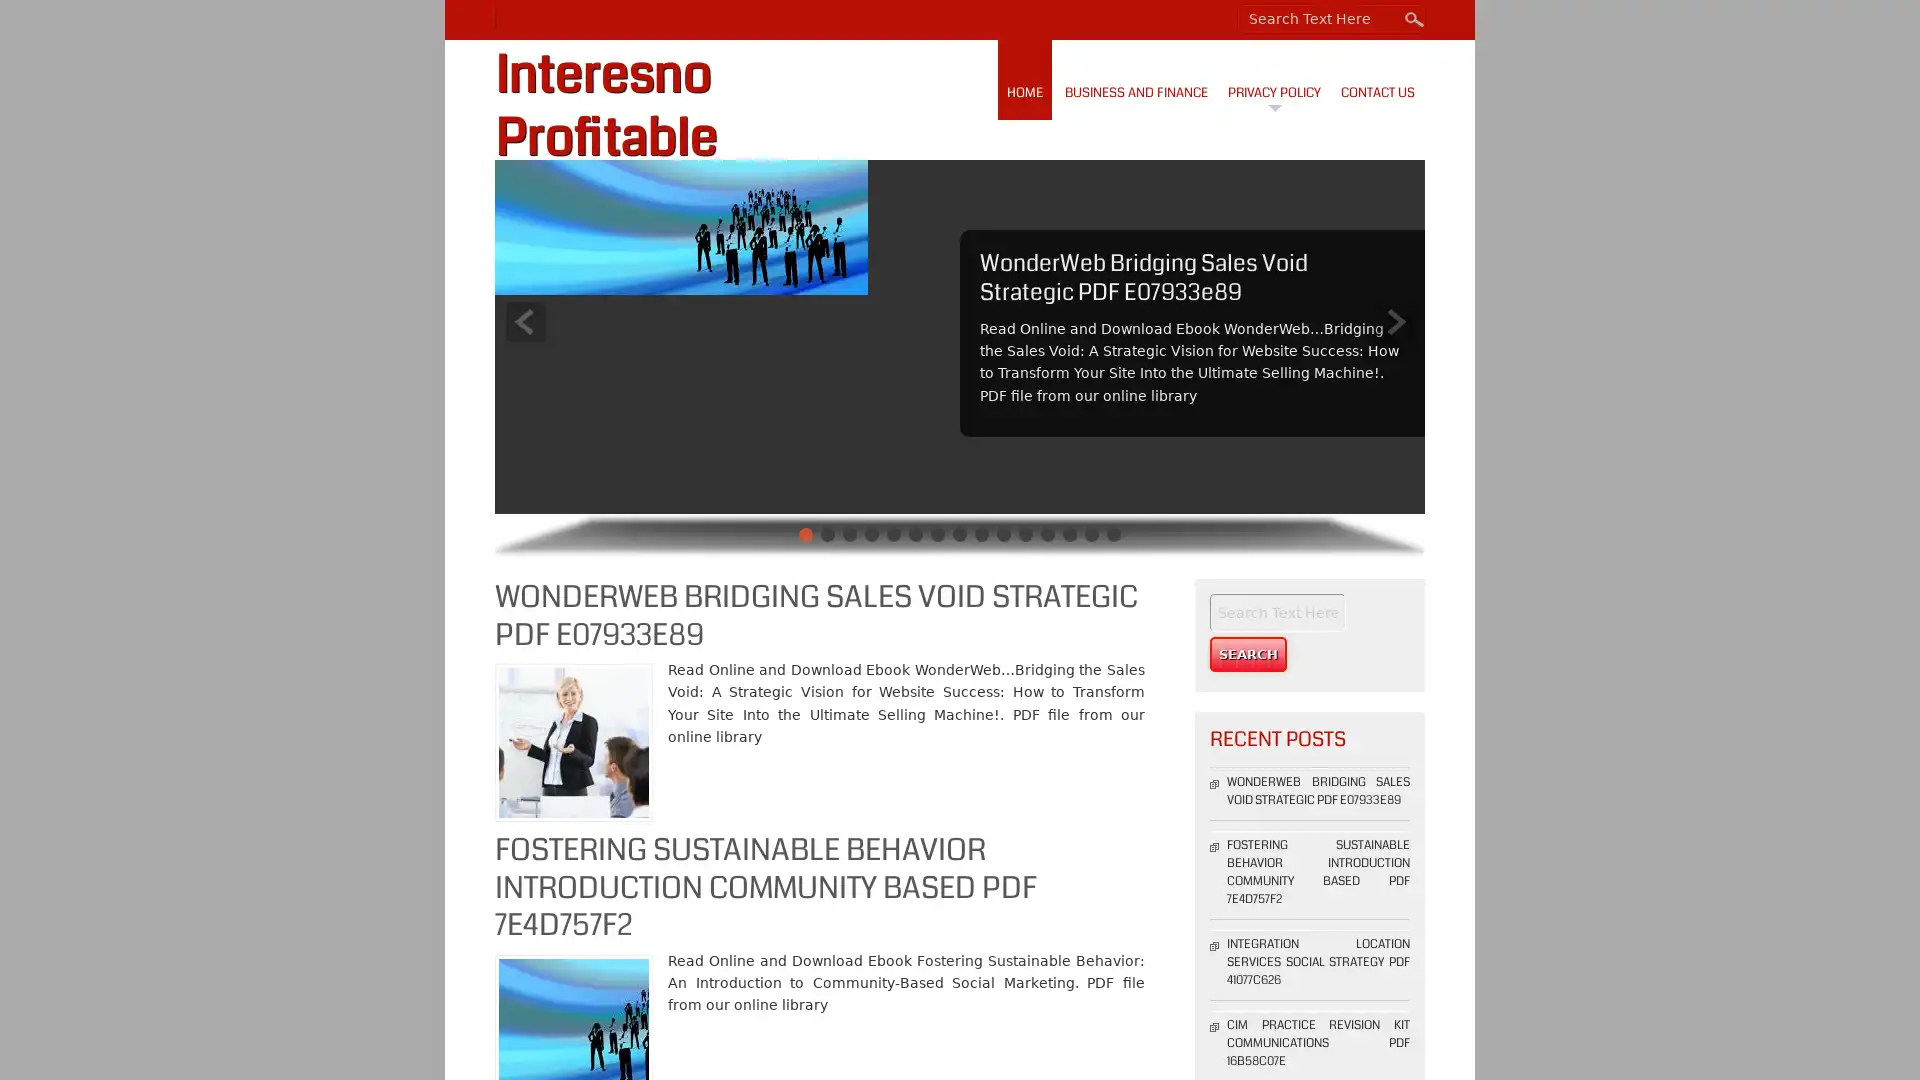 The height and width of the screenshot is (1080, 1920). I want to click on Search, so click(1247, 654).